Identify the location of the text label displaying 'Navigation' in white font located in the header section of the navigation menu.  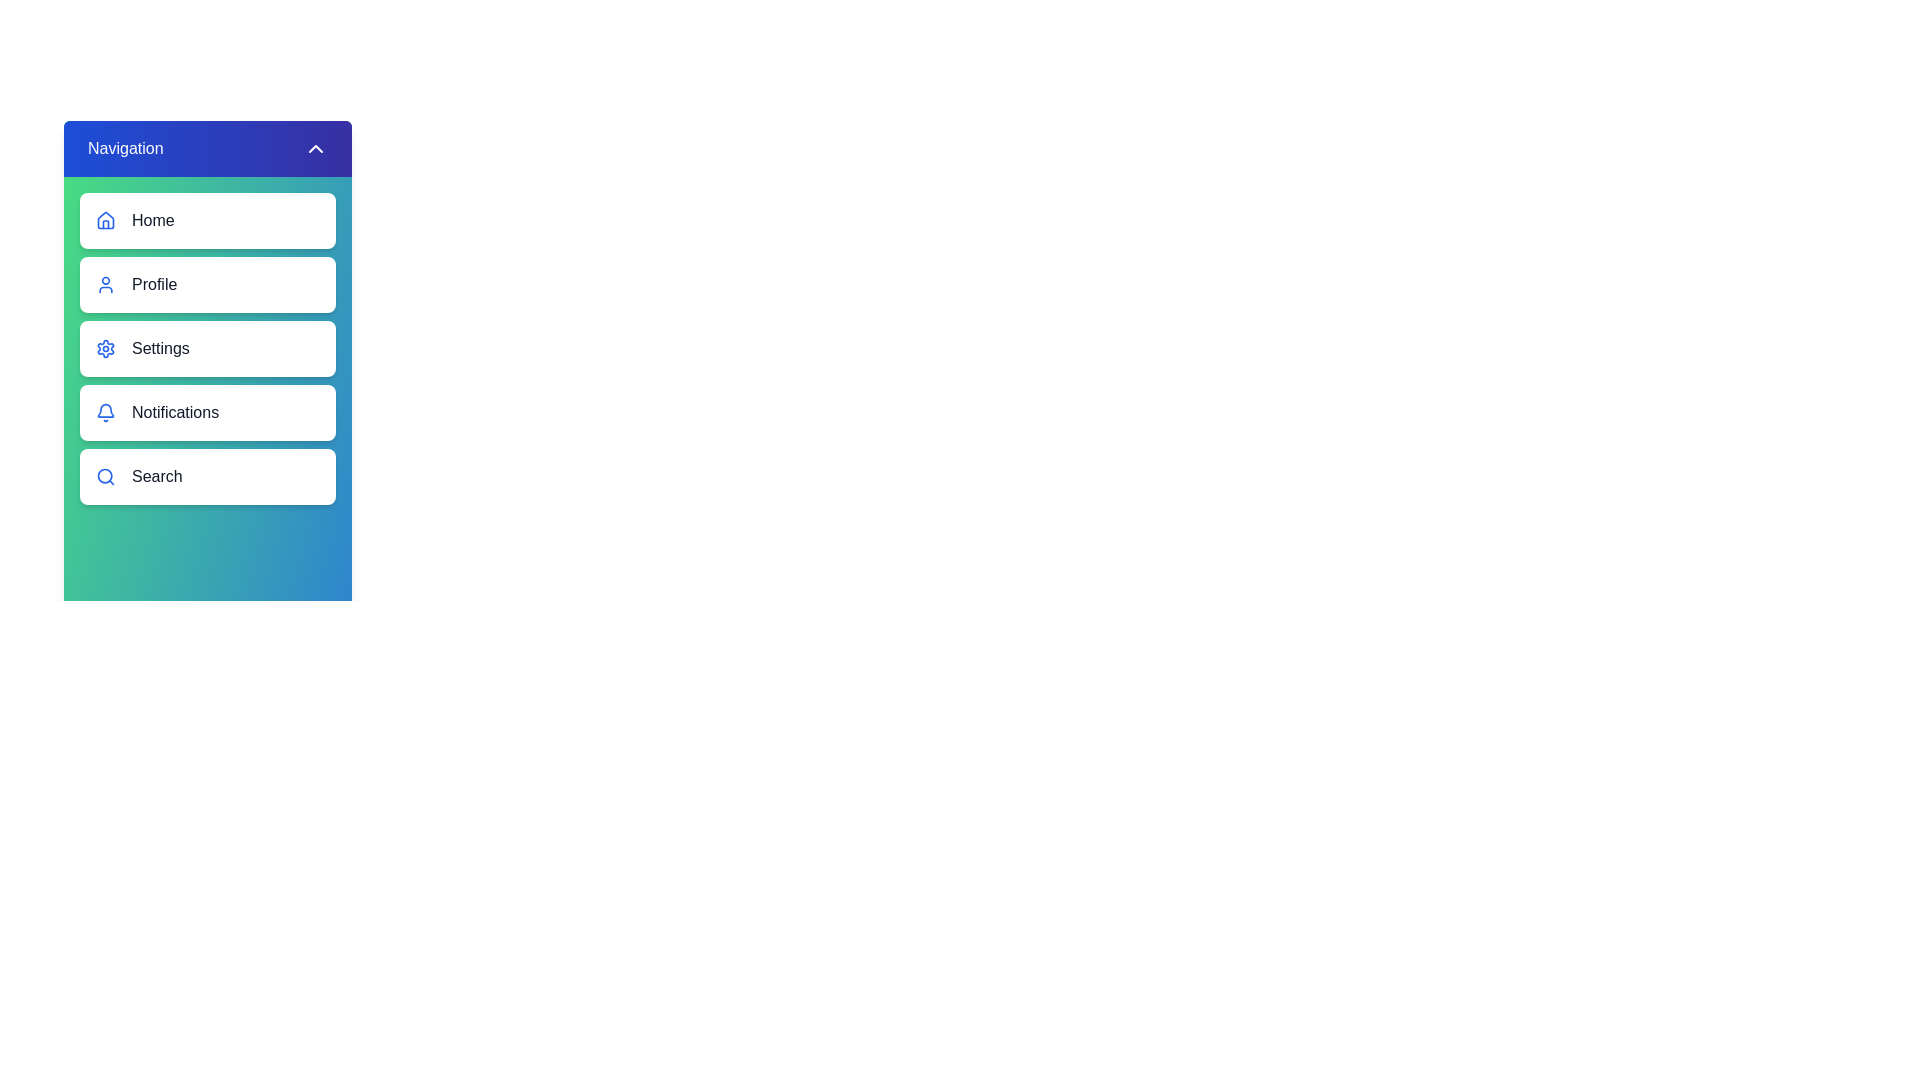
(124, 148).